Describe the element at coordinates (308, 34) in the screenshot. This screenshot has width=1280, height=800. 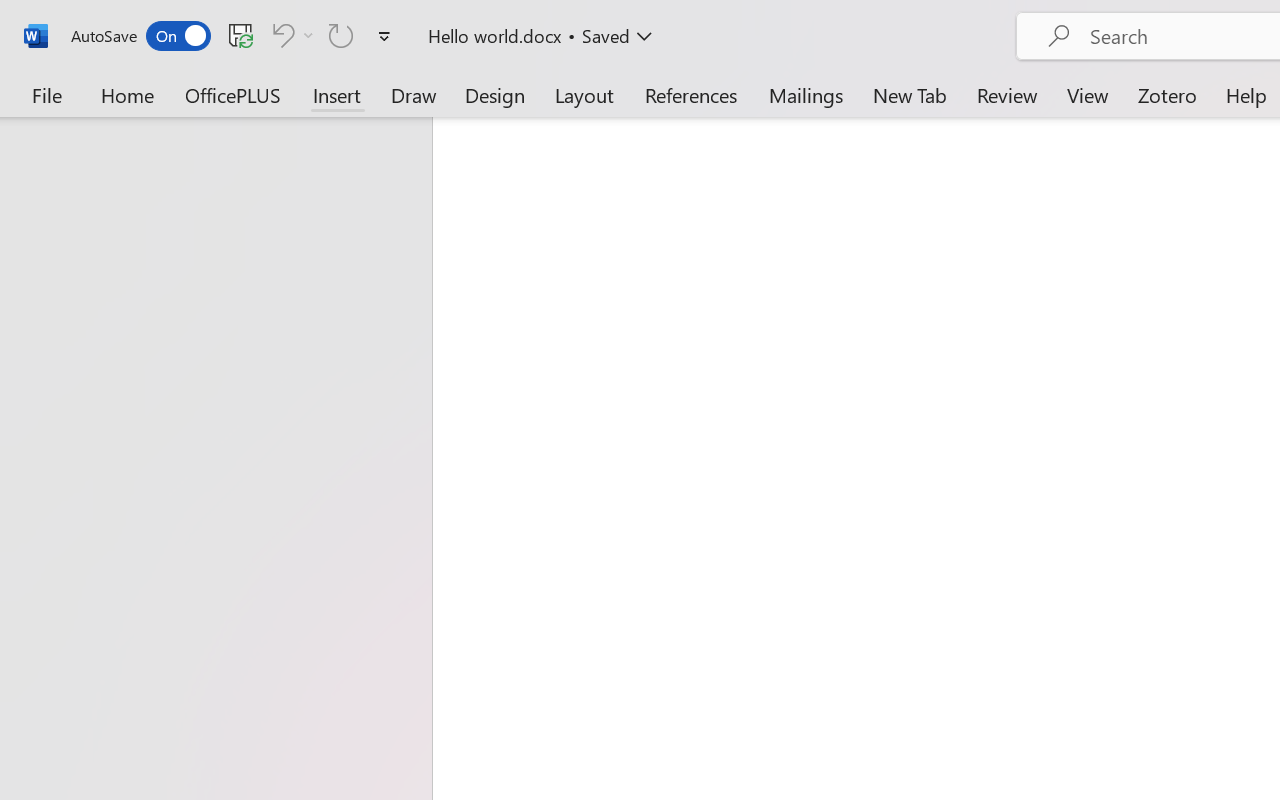
I see `'More Options'` at that location.